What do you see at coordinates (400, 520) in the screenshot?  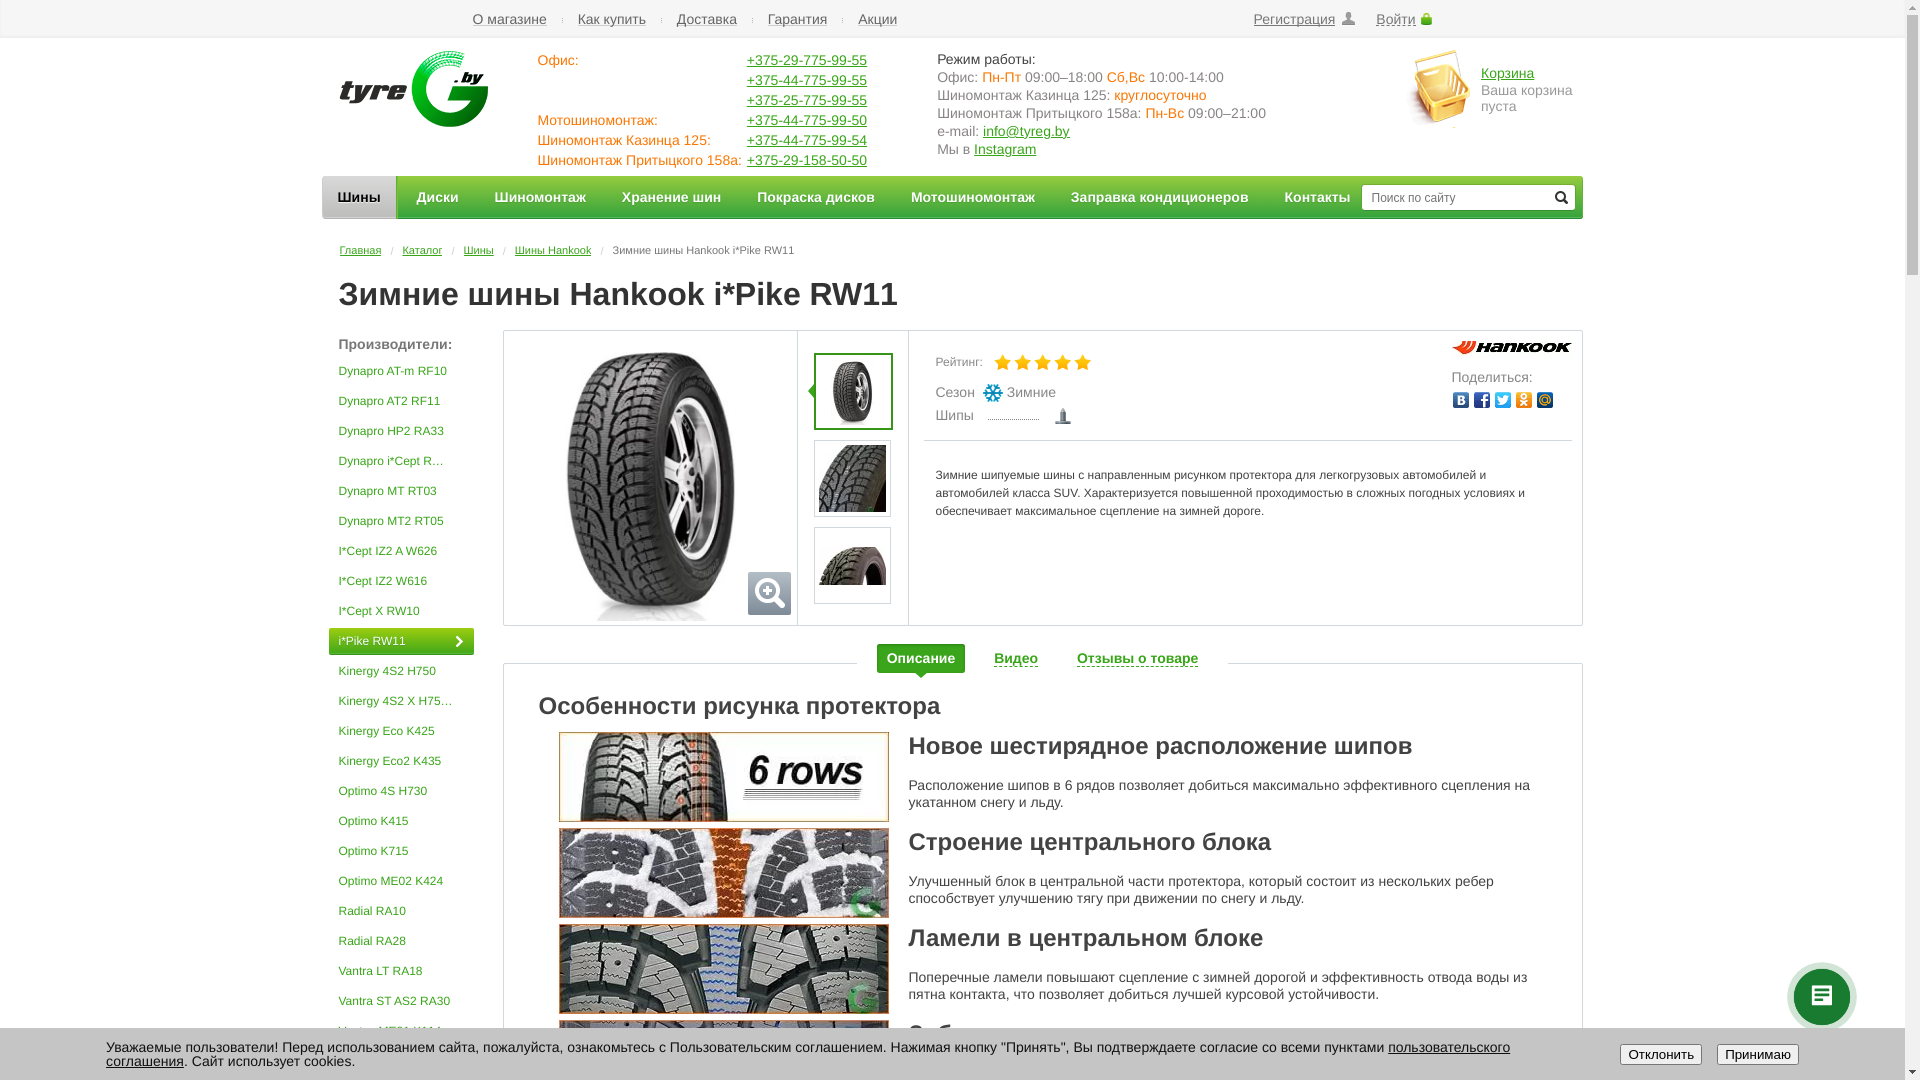 I see `'Dynapro MT2 RT05'` at bounding box center [400, 520].